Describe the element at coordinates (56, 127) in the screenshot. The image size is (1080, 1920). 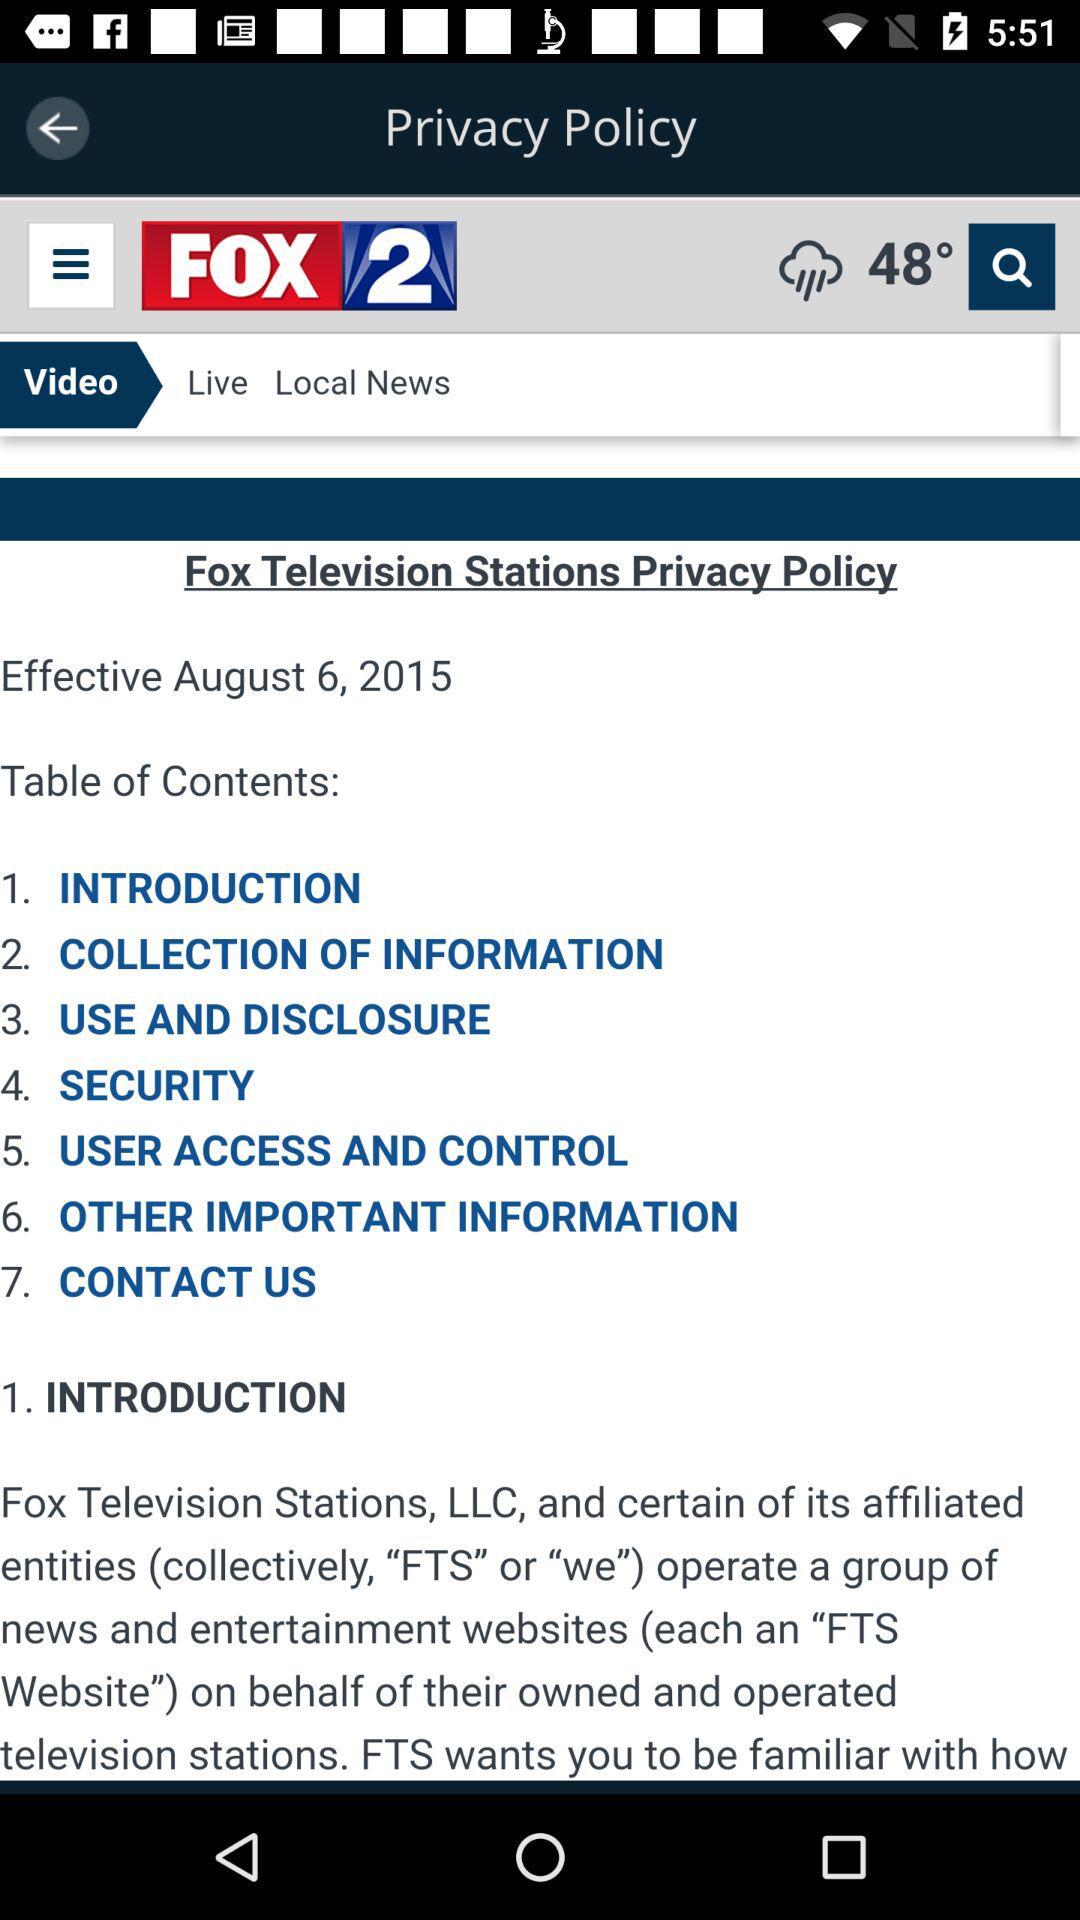
I see `the arrow_backward icon` at that location.